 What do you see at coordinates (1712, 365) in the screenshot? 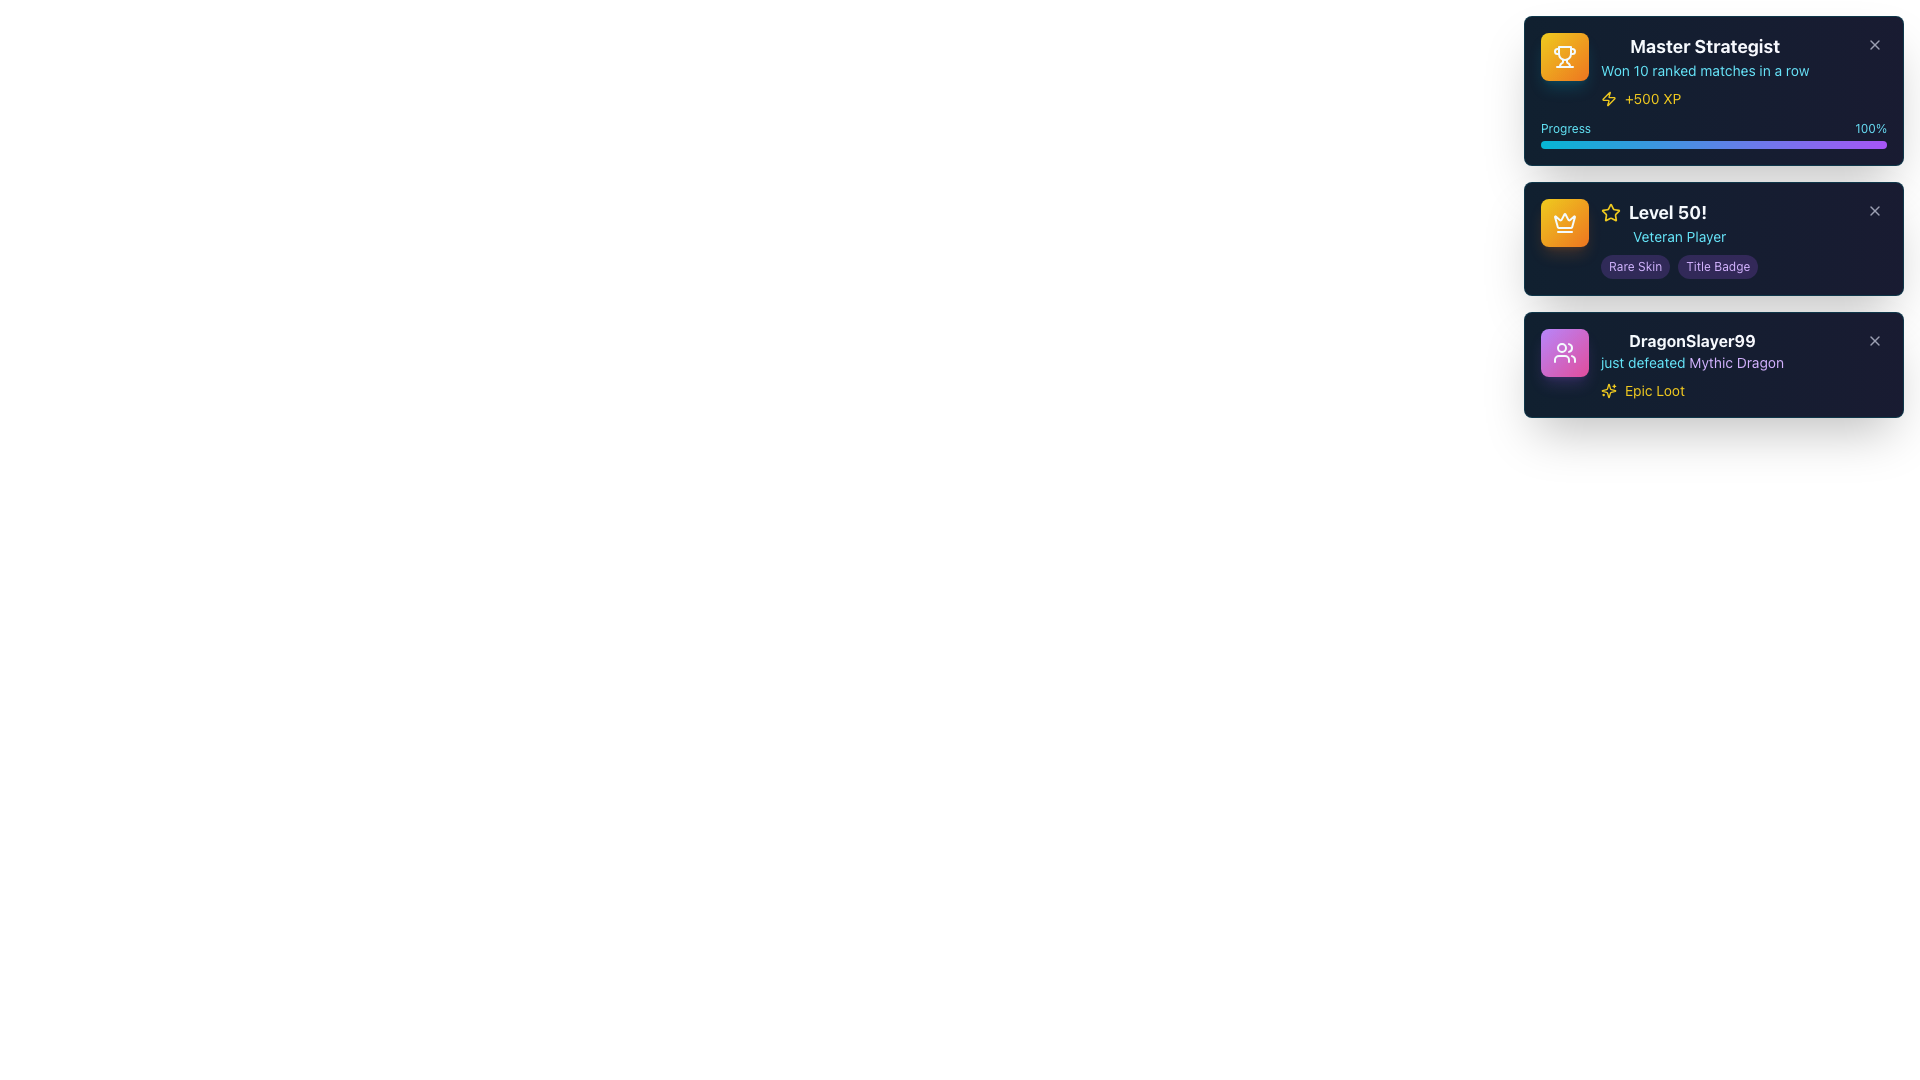
I see `the notification box styled with a dark background, featuring the name 'DragonSlayer99' and message 'just defeated Mythic Dragon'` at bounding box center [1712, 365].